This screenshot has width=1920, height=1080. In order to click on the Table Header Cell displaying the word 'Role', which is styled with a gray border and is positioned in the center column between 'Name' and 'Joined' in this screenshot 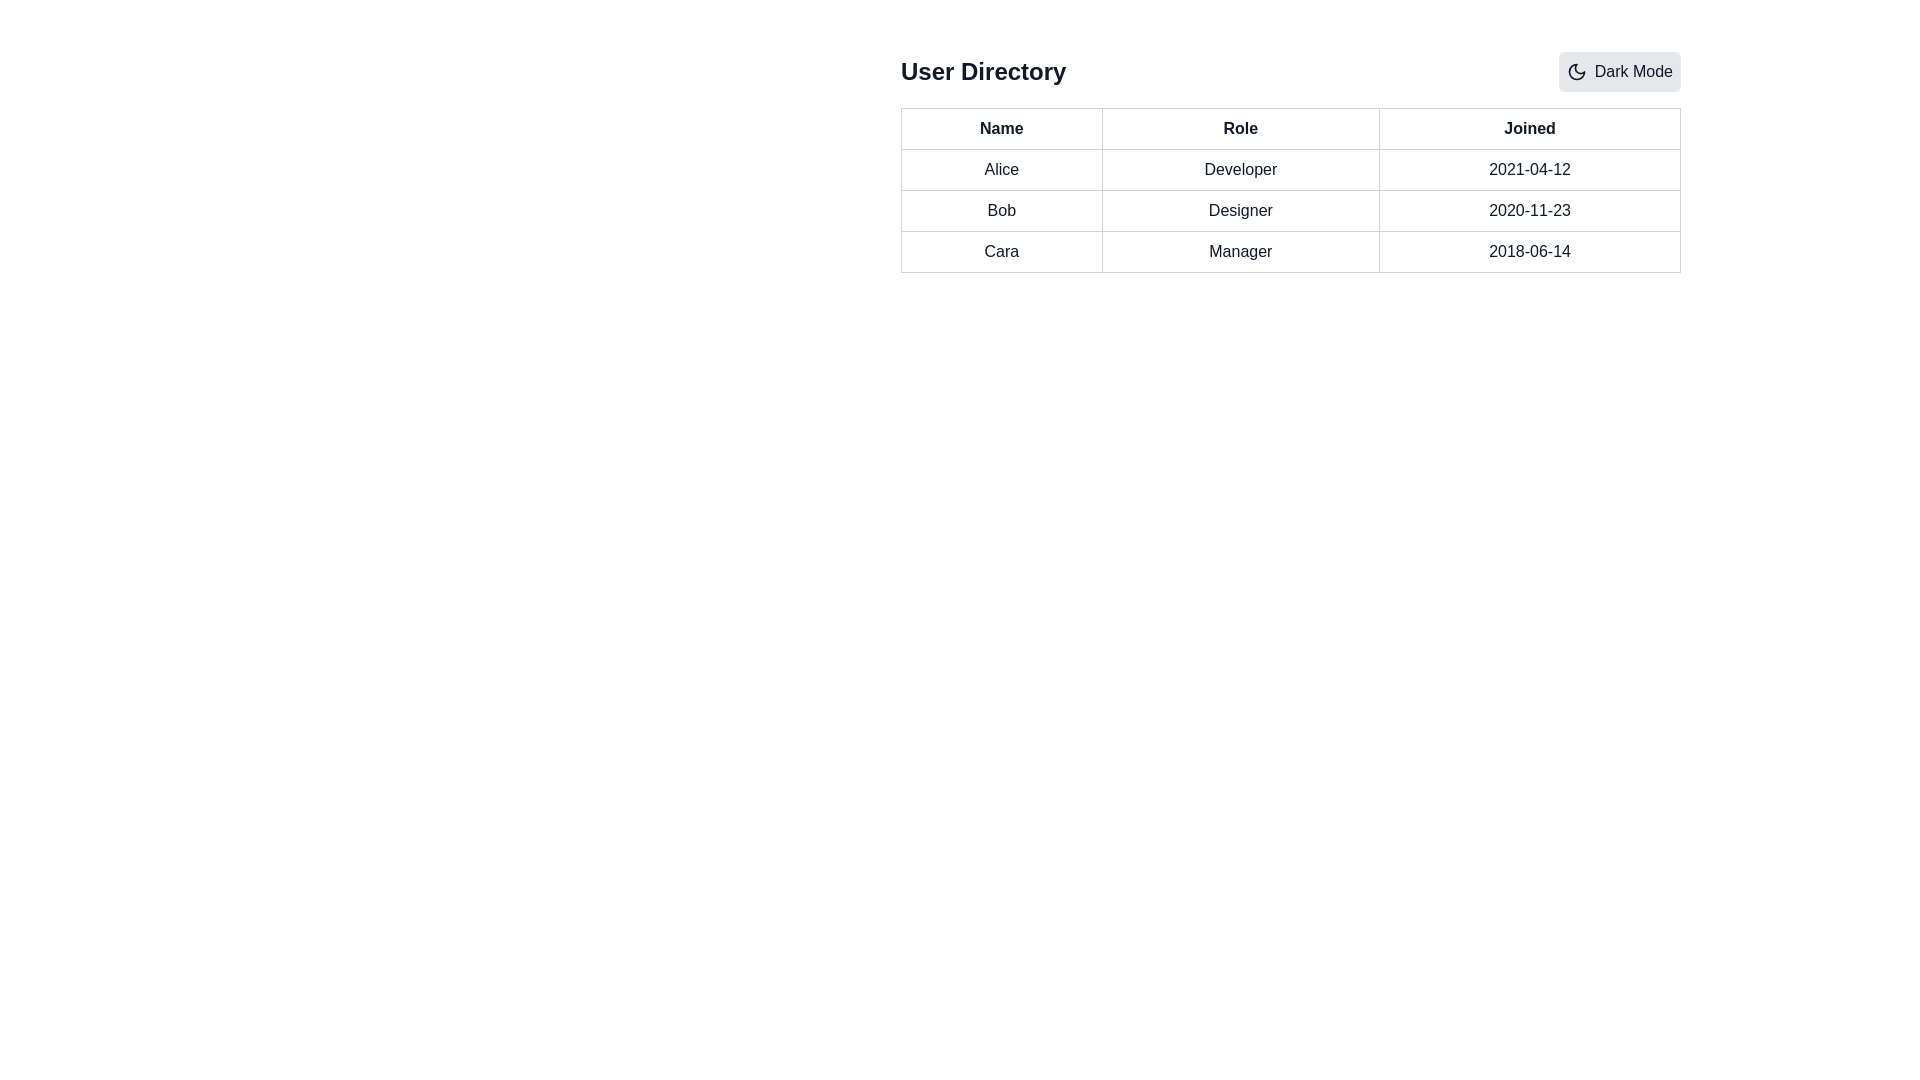, I will do `click(1239, 128)`.